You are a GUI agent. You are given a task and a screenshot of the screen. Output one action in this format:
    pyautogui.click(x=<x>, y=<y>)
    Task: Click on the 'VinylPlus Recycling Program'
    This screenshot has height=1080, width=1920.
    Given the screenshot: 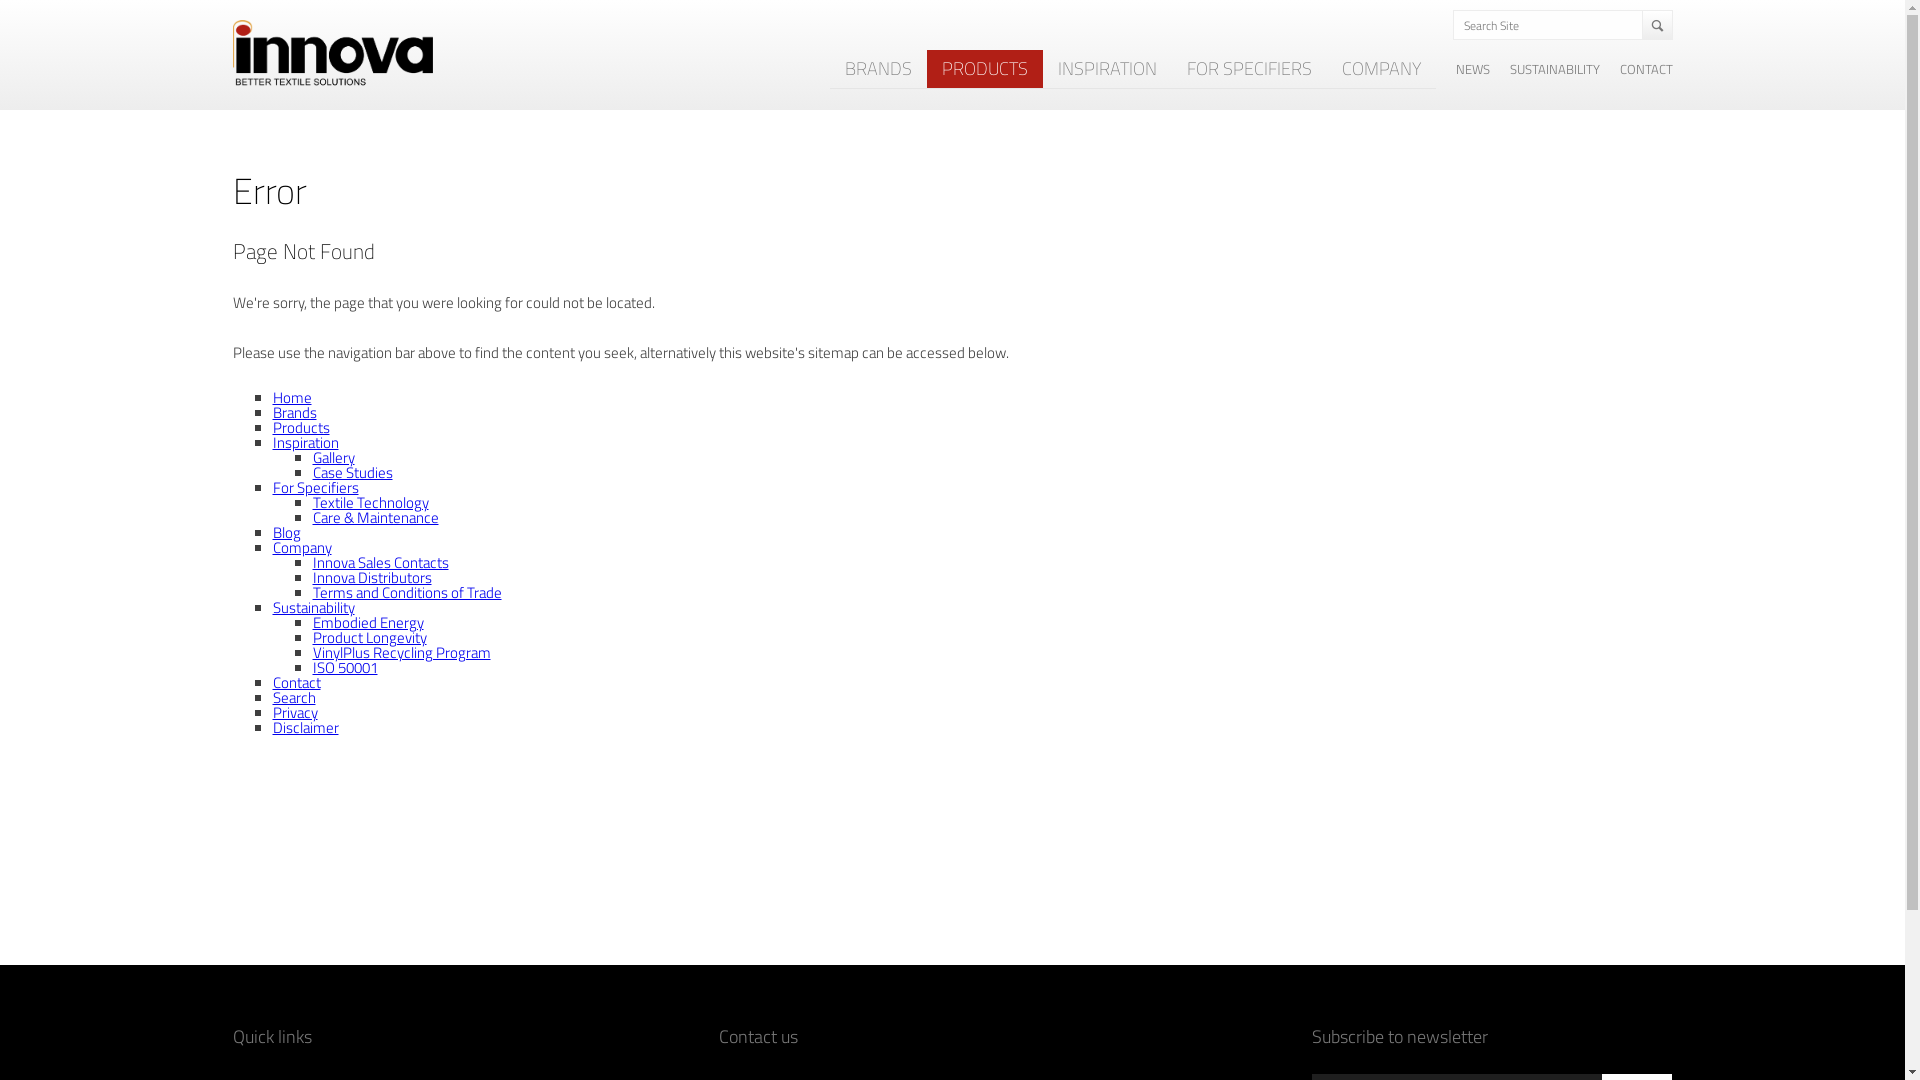 What is the action you would take?
    pyautogui.click(x=400, y=652)
    